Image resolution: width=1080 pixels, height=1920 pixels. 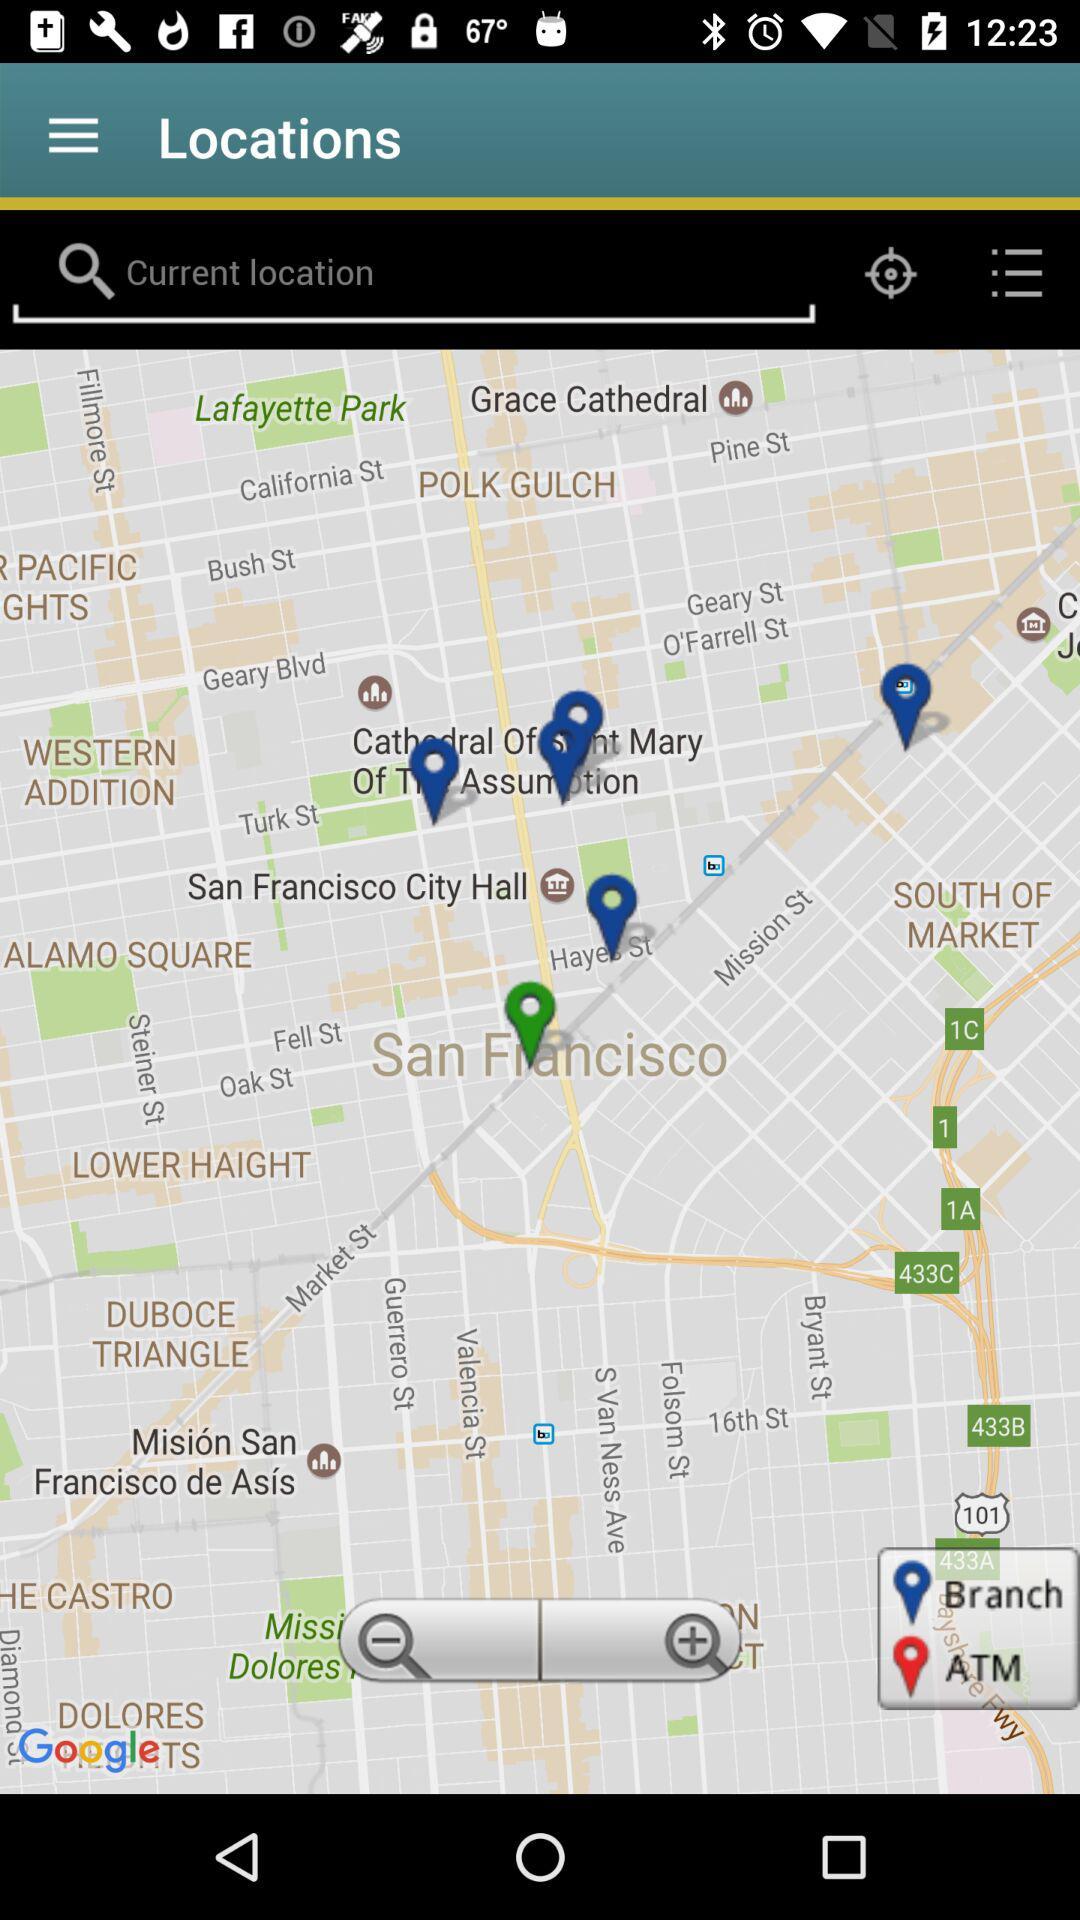 I want to click on item at the center, so click(x=540, y=1070).